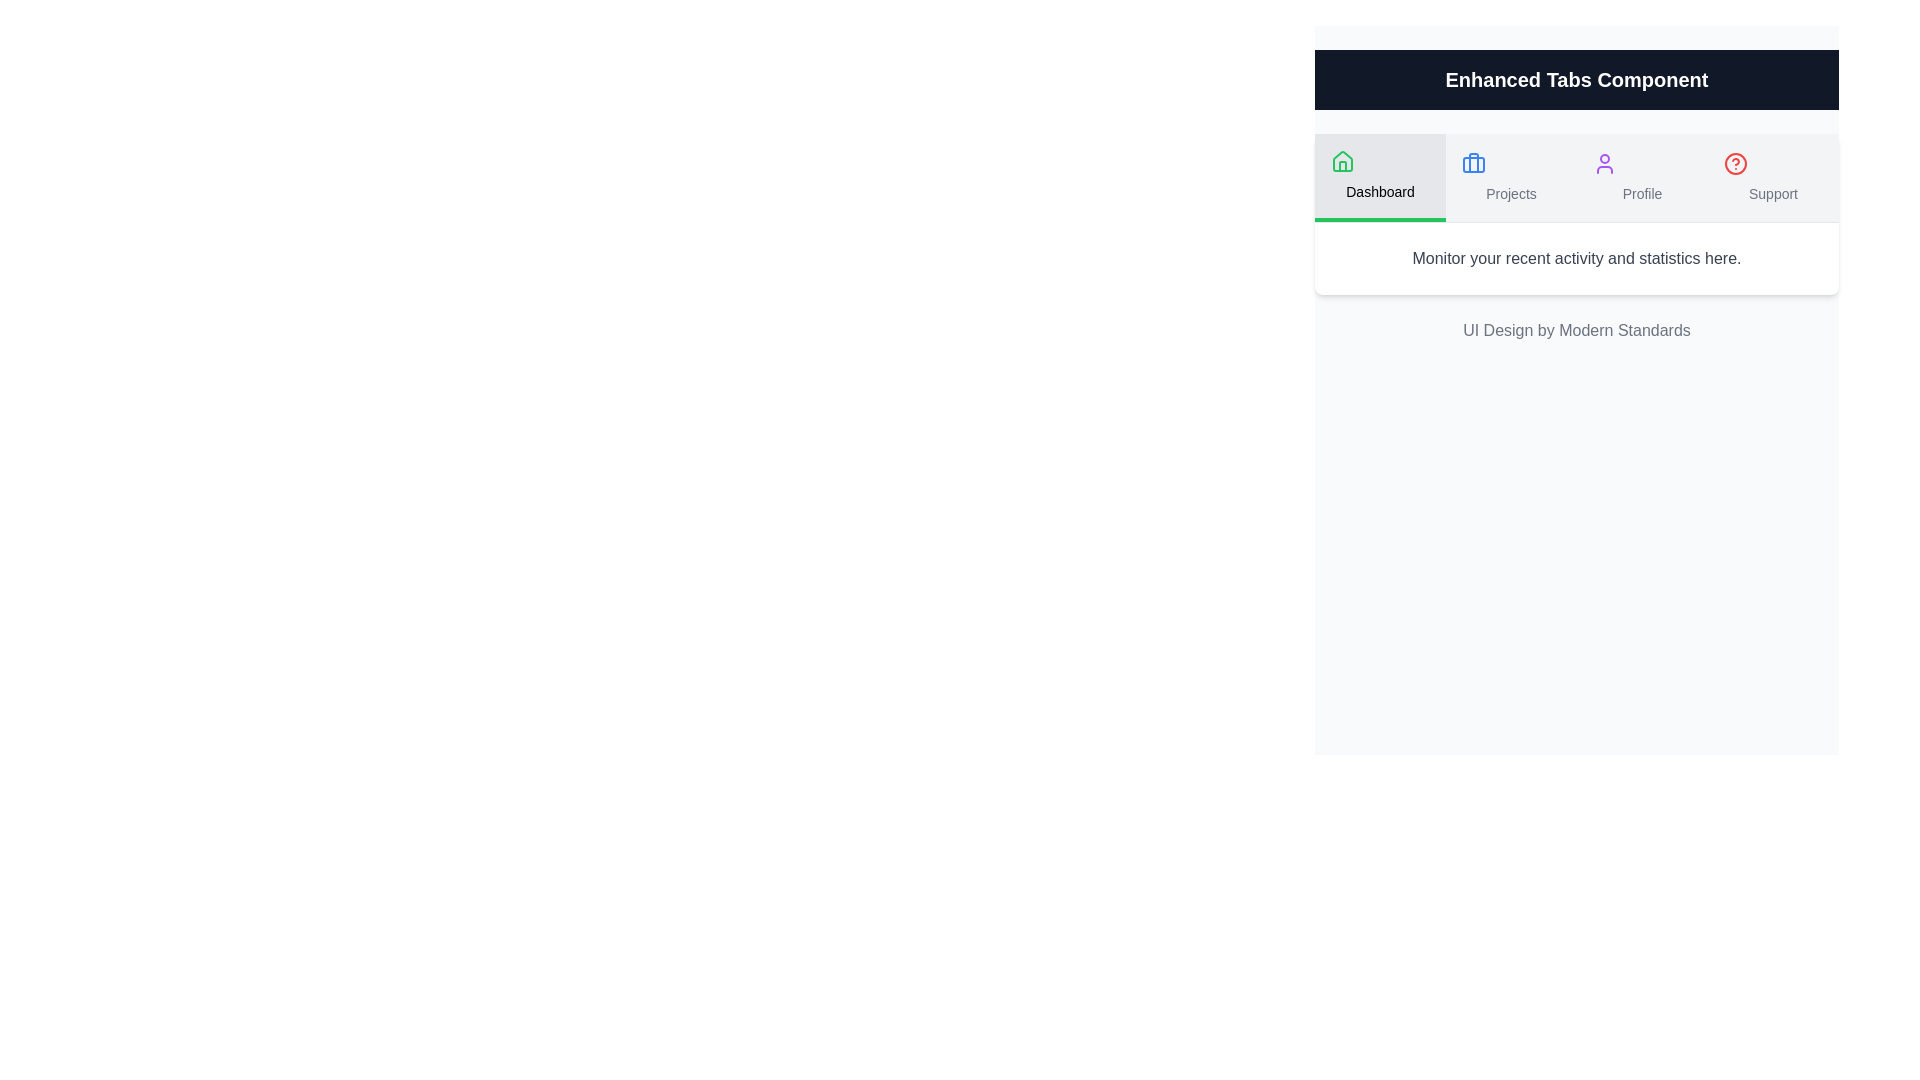 The height and width of the screenshot is (1080, 1920). I want to click on the 'Projects' tab, which is the second navigation option from the left in the top bar, so click(1511, 176).